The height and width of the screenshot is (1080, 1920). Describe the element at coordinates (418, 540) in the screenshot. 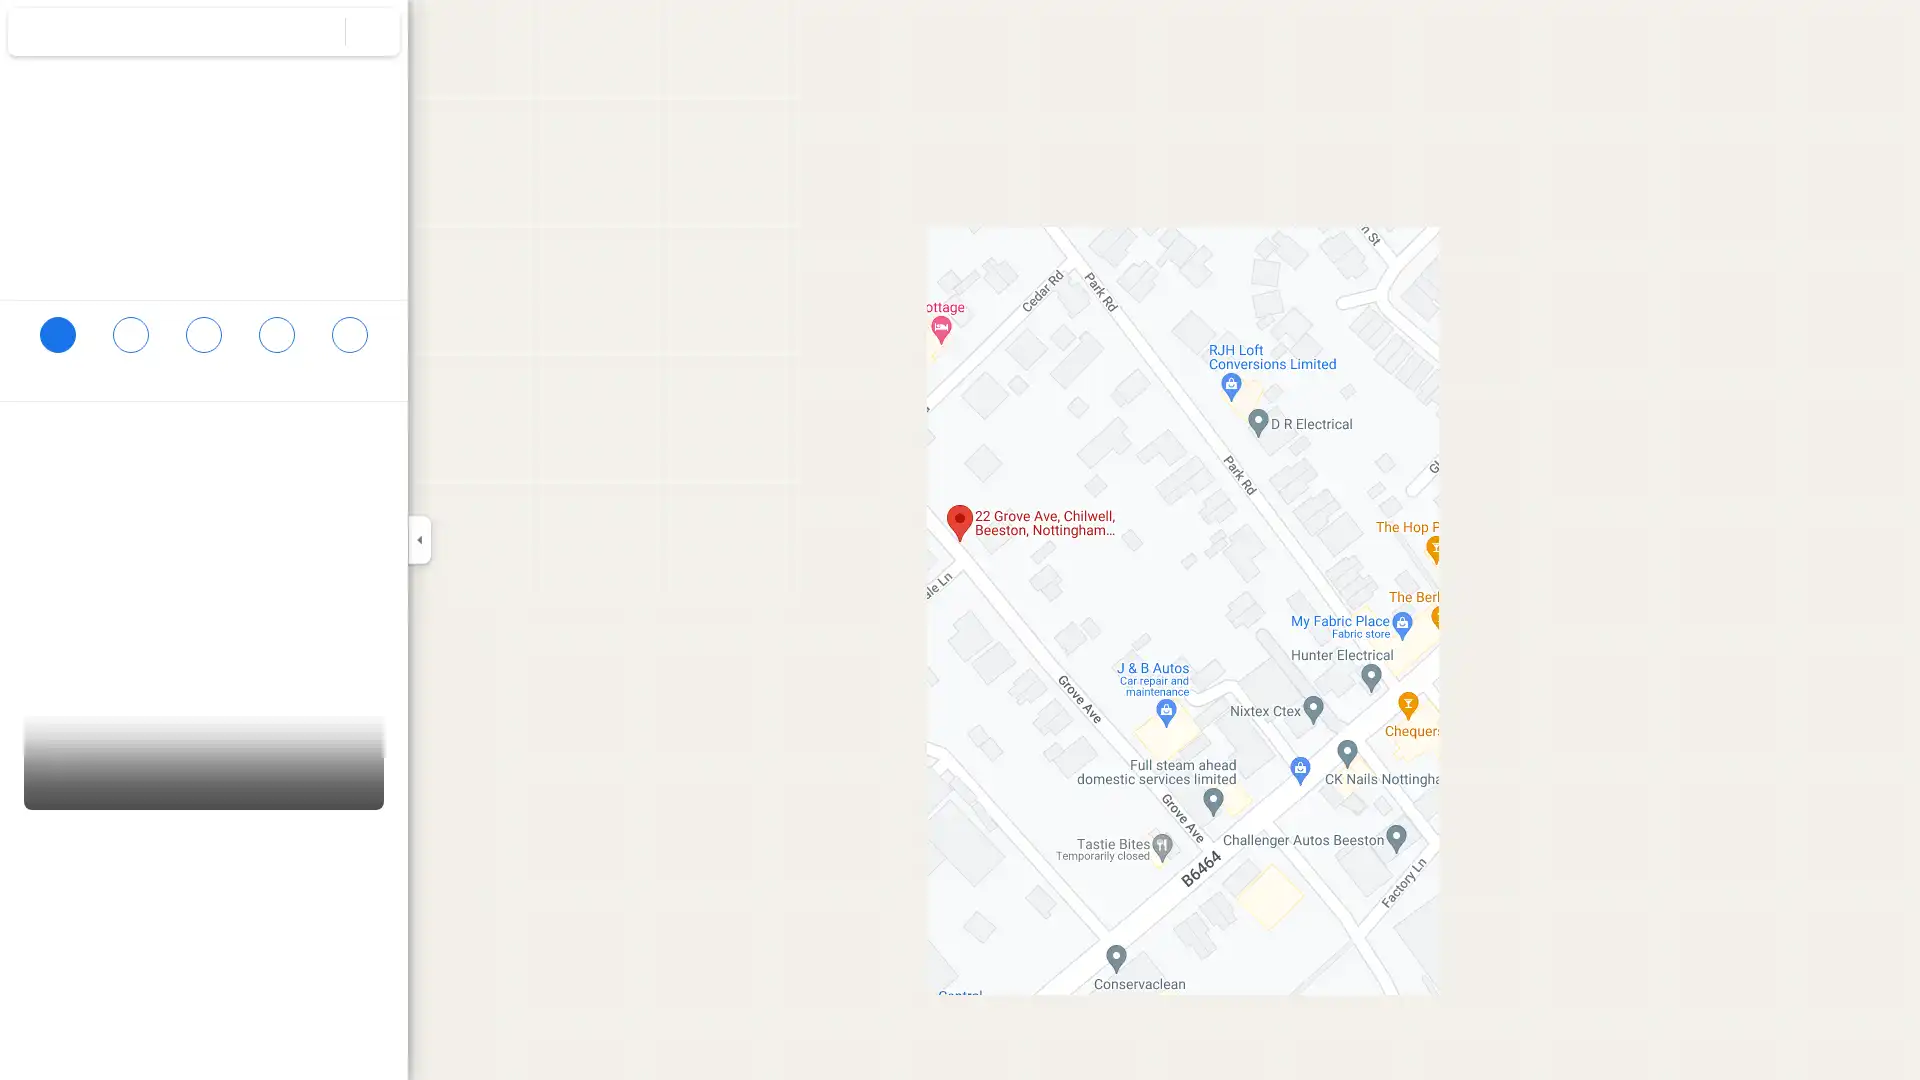

I see `Collapse side panel` at that location.